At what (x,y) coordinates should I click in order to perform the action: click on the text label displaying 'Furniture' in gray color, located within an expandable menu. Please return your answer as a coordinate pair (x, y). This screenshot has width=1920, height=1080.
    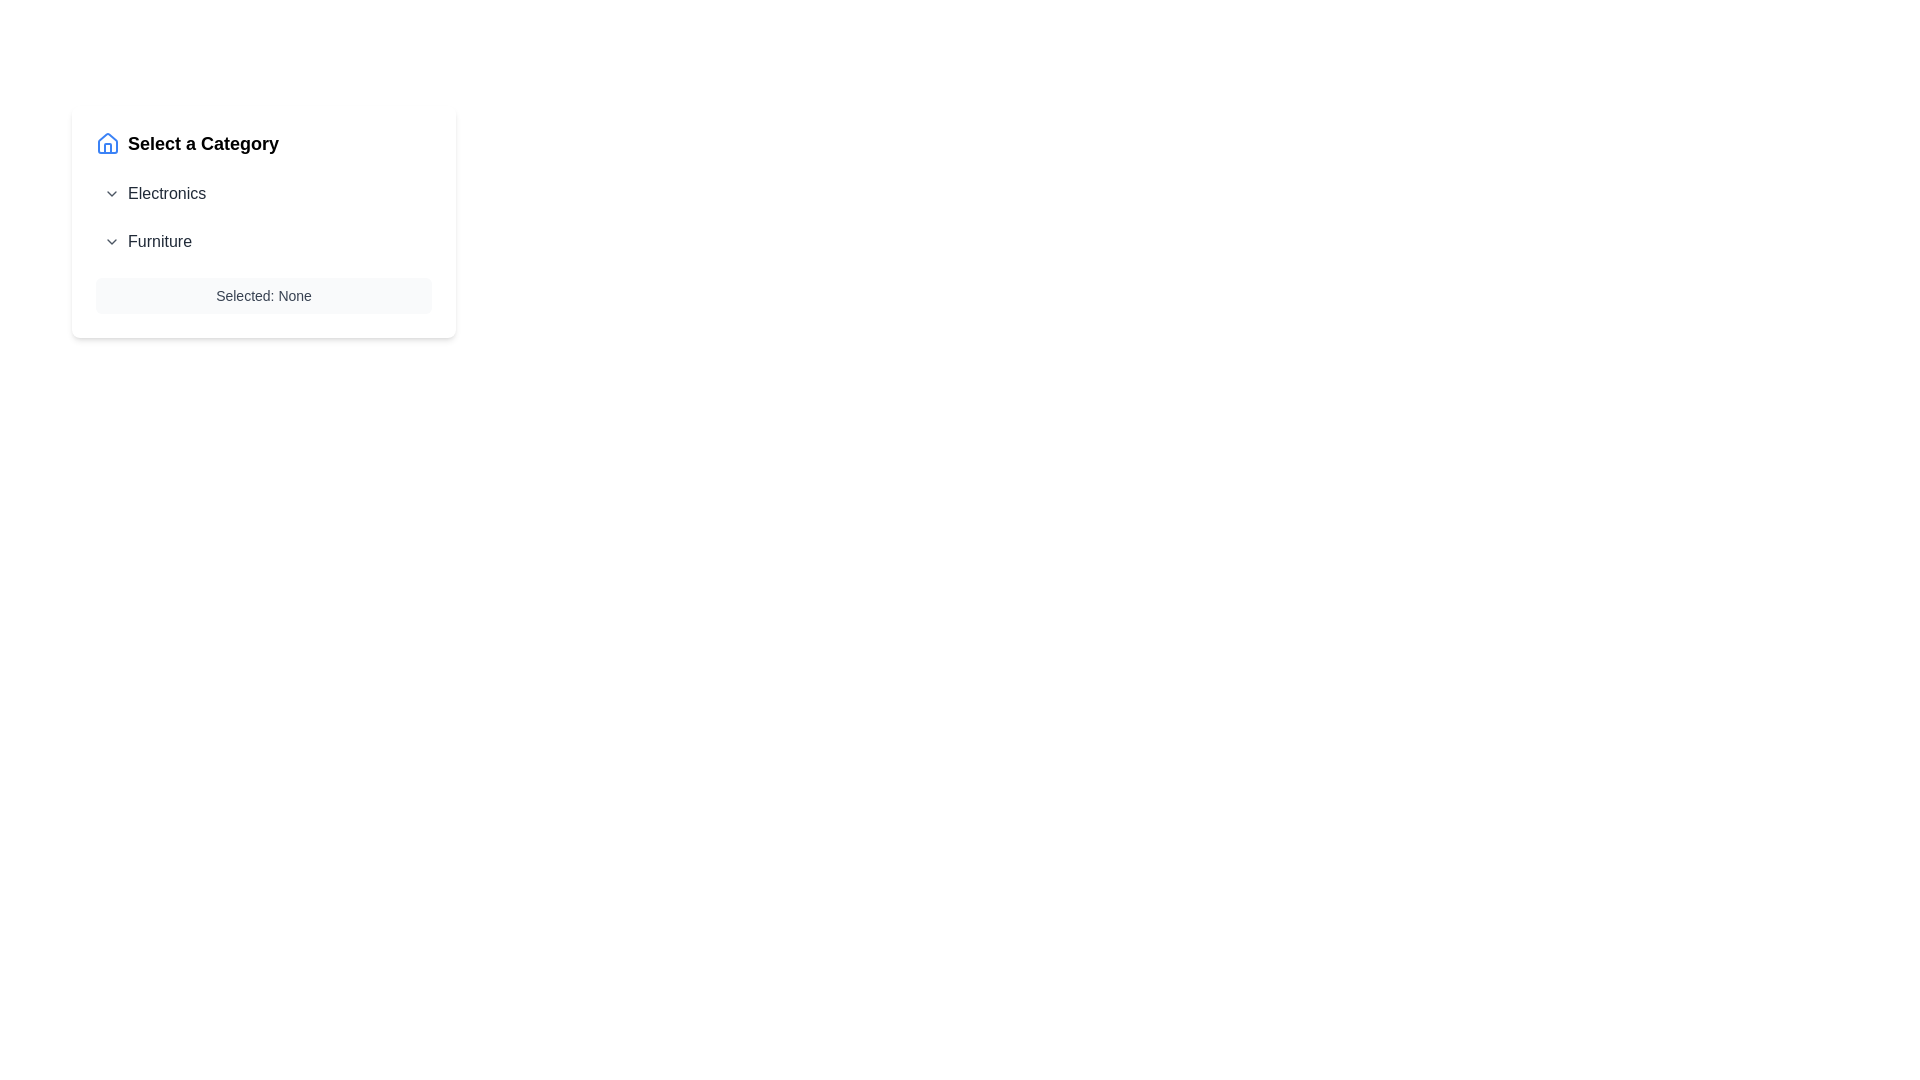
    Looking at the image, I should click on (158, 241).